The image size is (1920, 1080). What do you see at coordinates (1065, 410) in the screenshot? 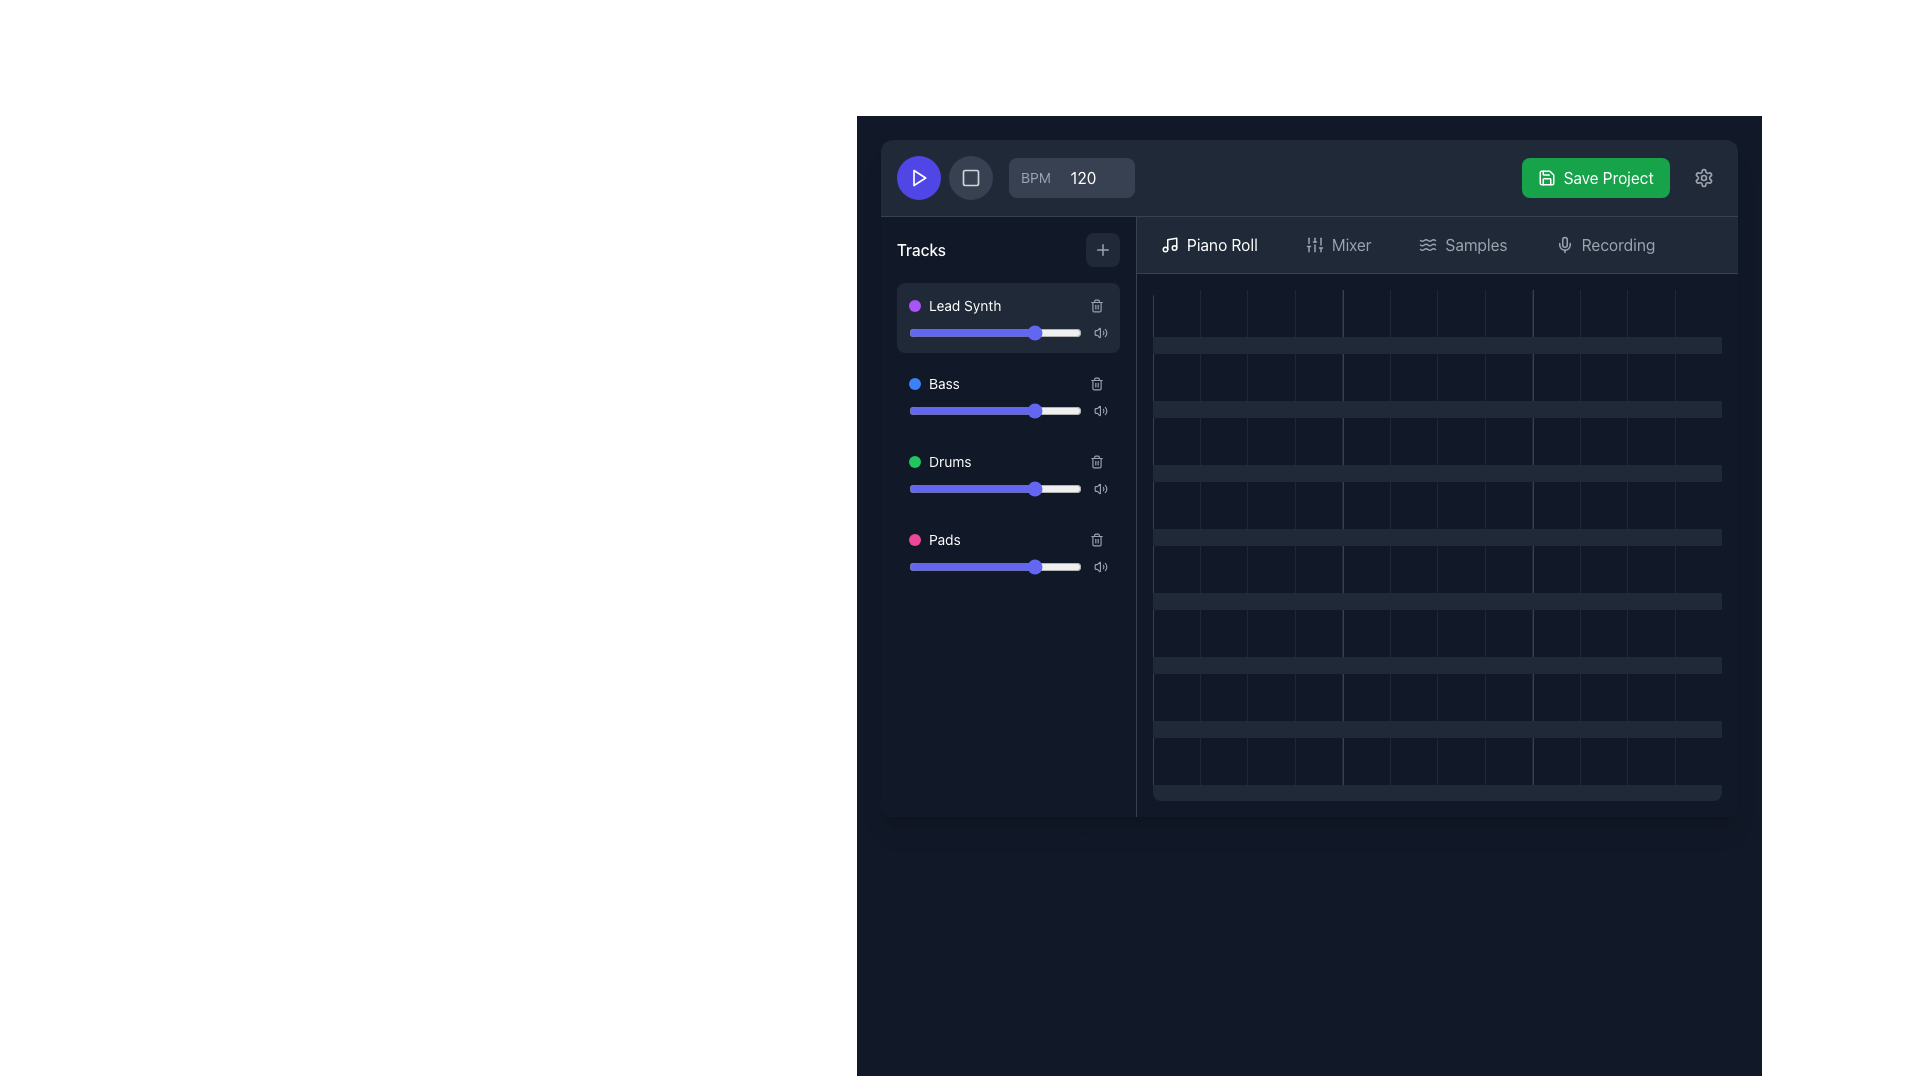
I see `the bass level` at bounding box center [1065, 410].